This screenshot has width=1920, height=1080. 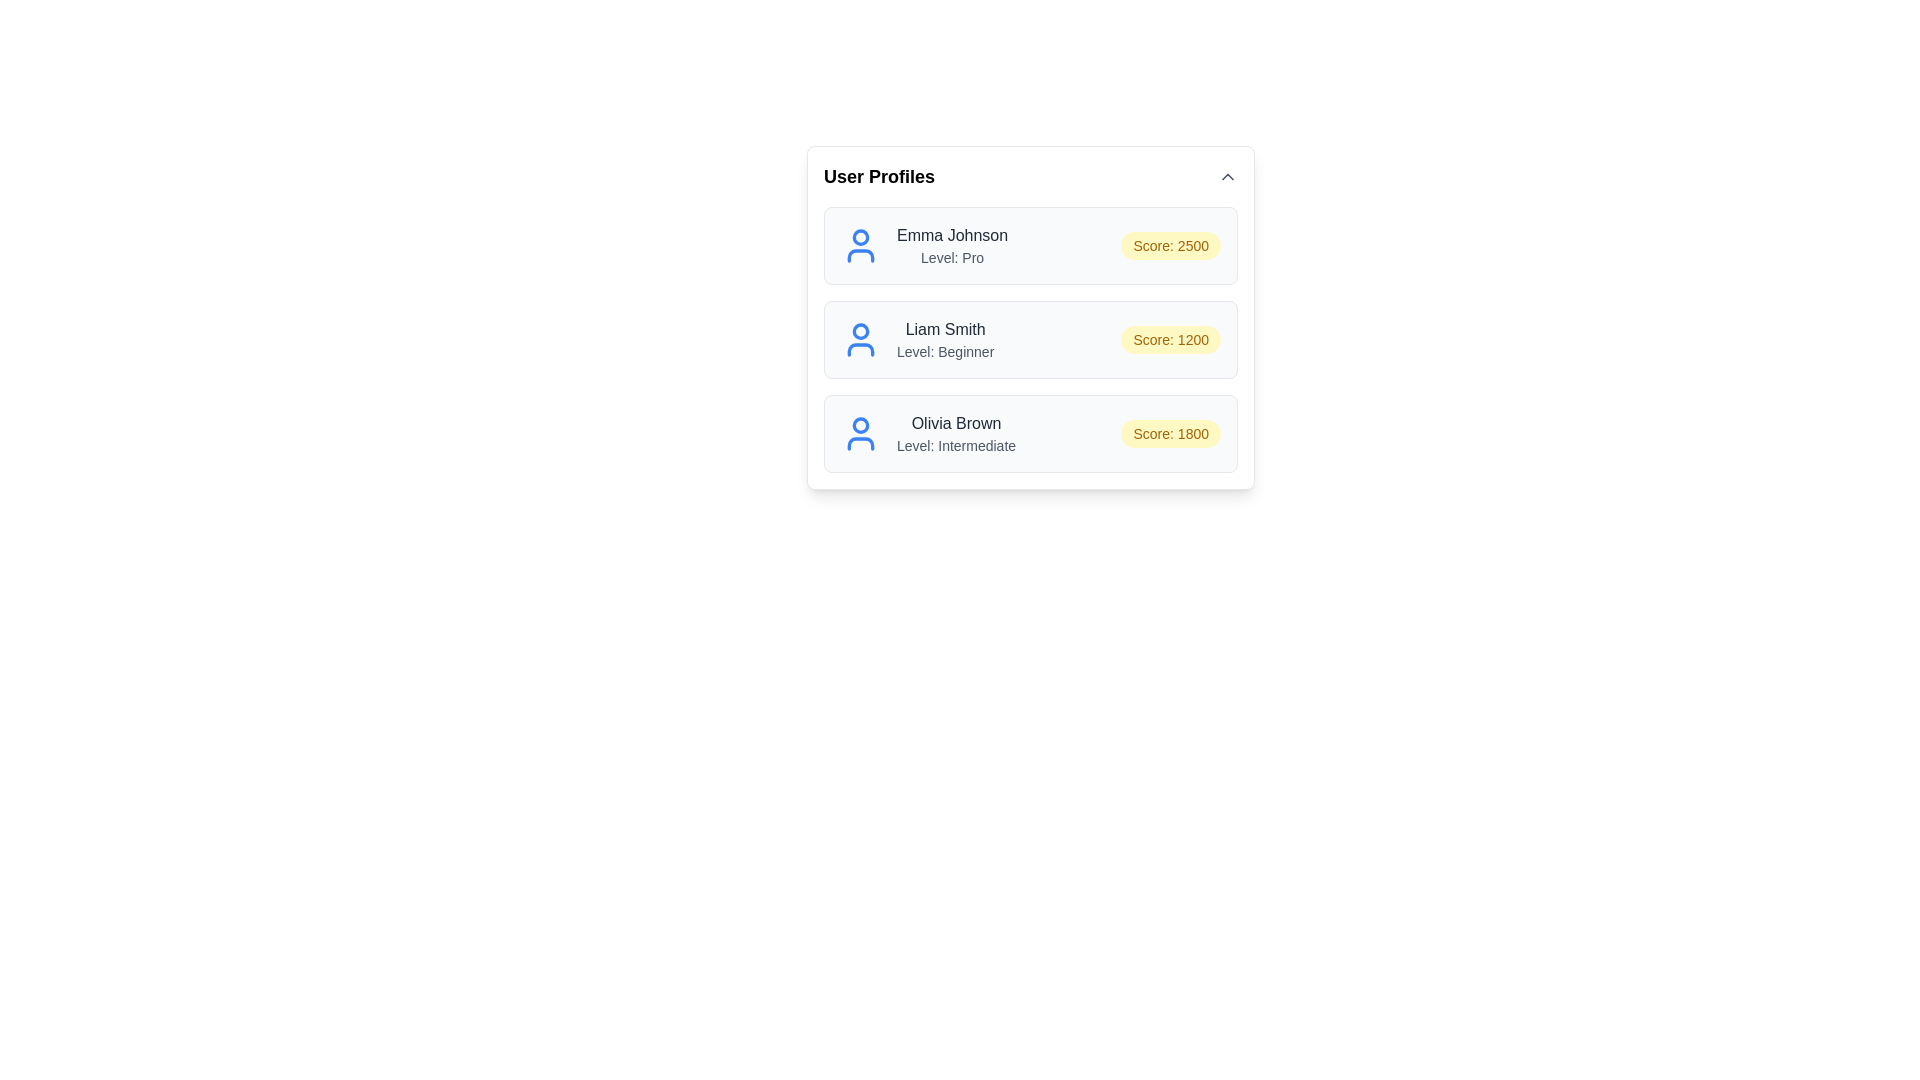 What do you see at coordinates (1031, 245) in the screenshot?
I see `the first Profile card in the list` at bounding box center [1031, 245].